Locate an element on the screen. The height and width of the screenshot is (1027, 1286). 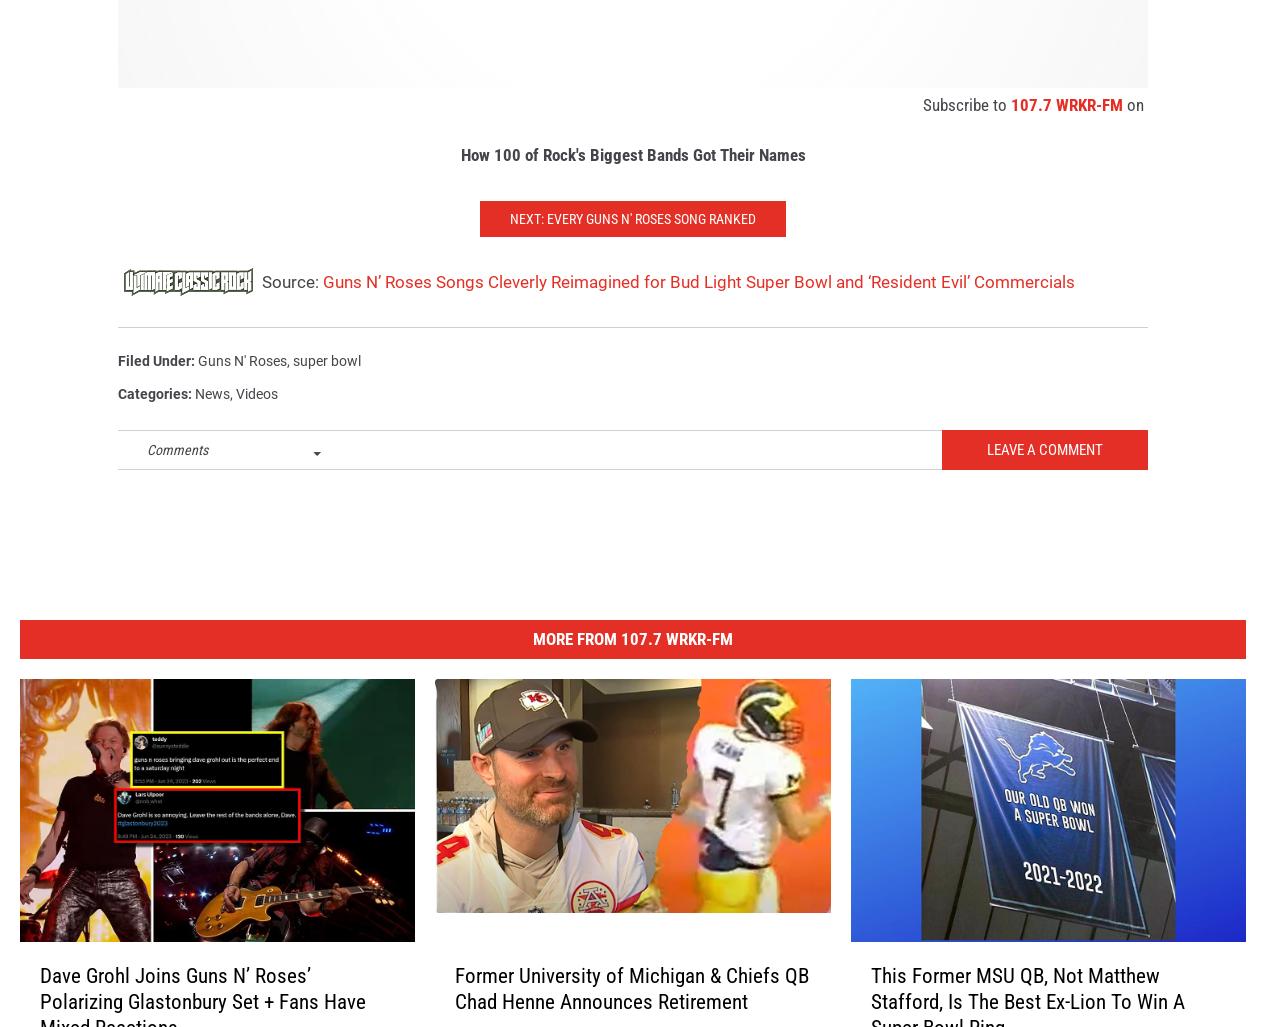
'Categories' is located at coordinates (153, 415).